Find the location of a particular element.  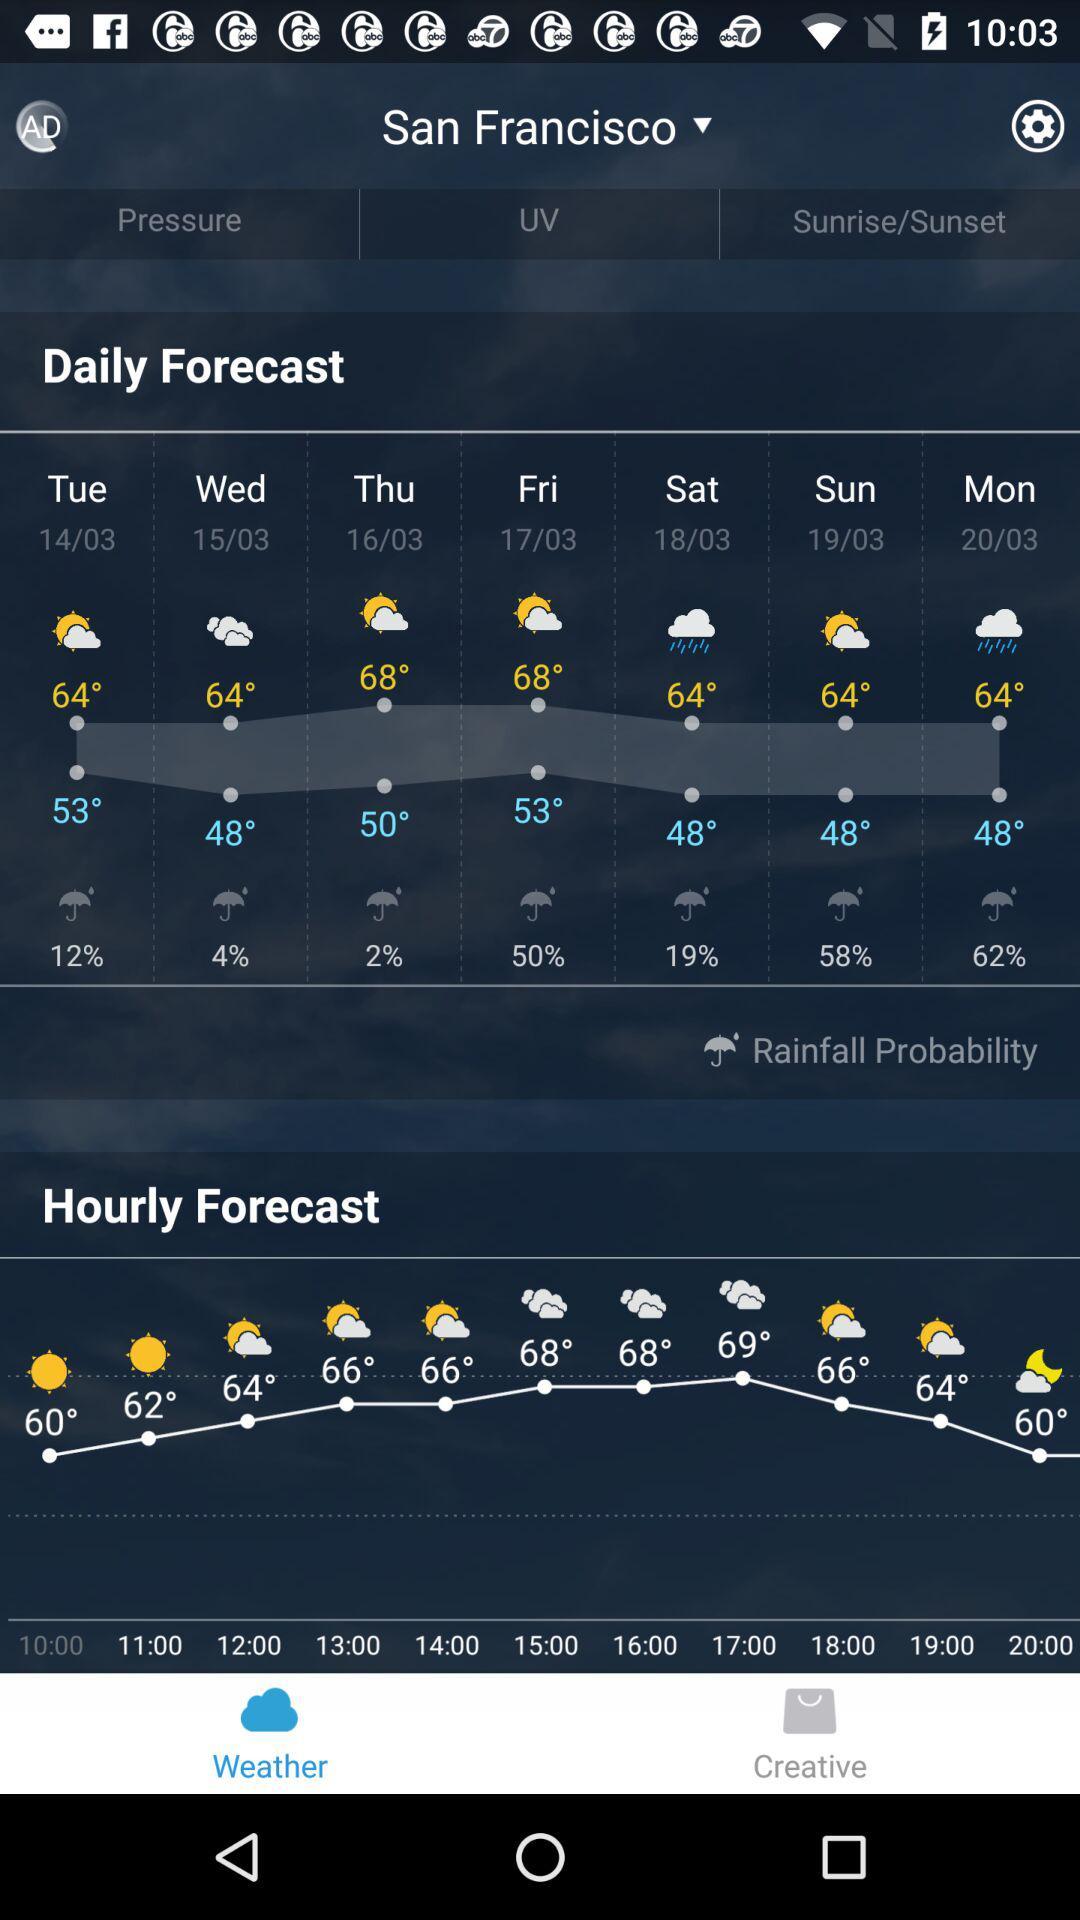

the settings icon is located at coordinates (1036, 133).